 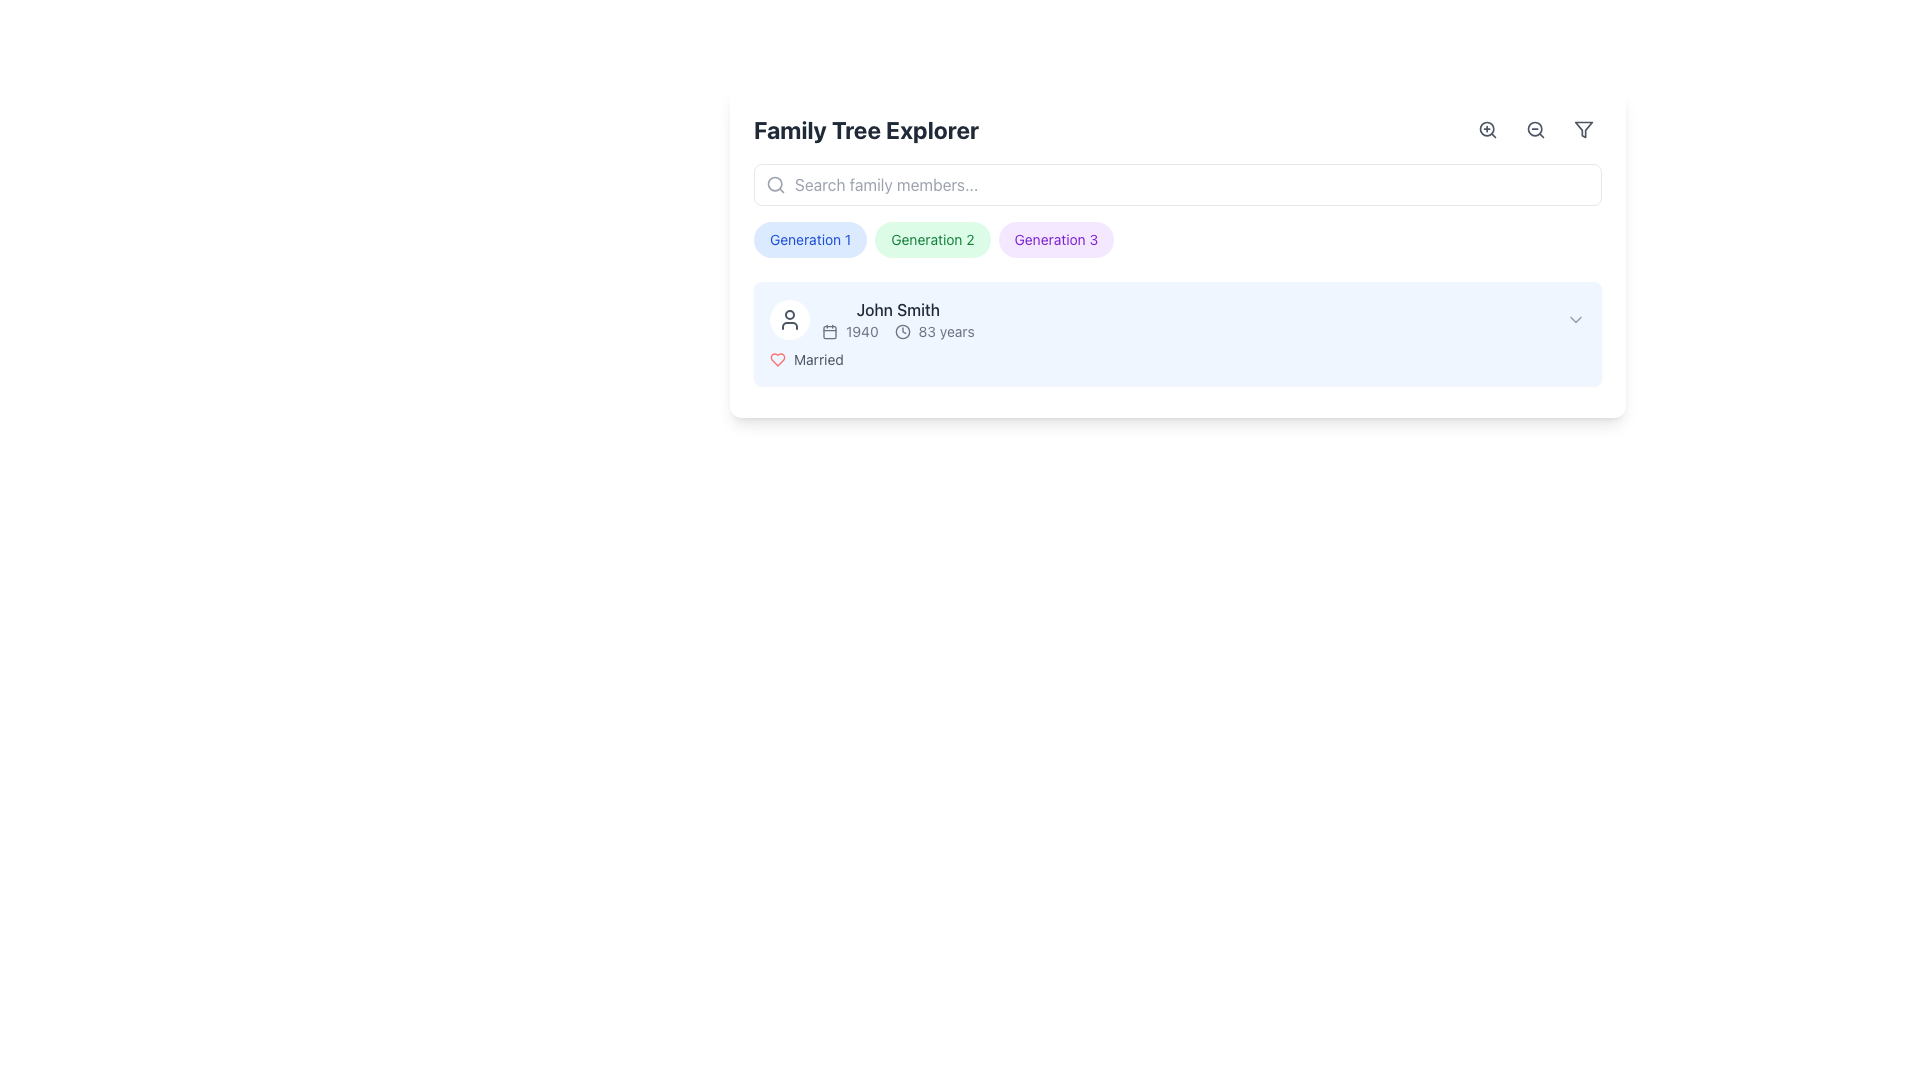 What do you see at coordinates (1487, 129) in the screenshot?
I see `the SVG circle element styled with a stroke and no fill, located at the center of the magnifying glass icon in the top right UI section of the application` at bounding box center [1487, 129].